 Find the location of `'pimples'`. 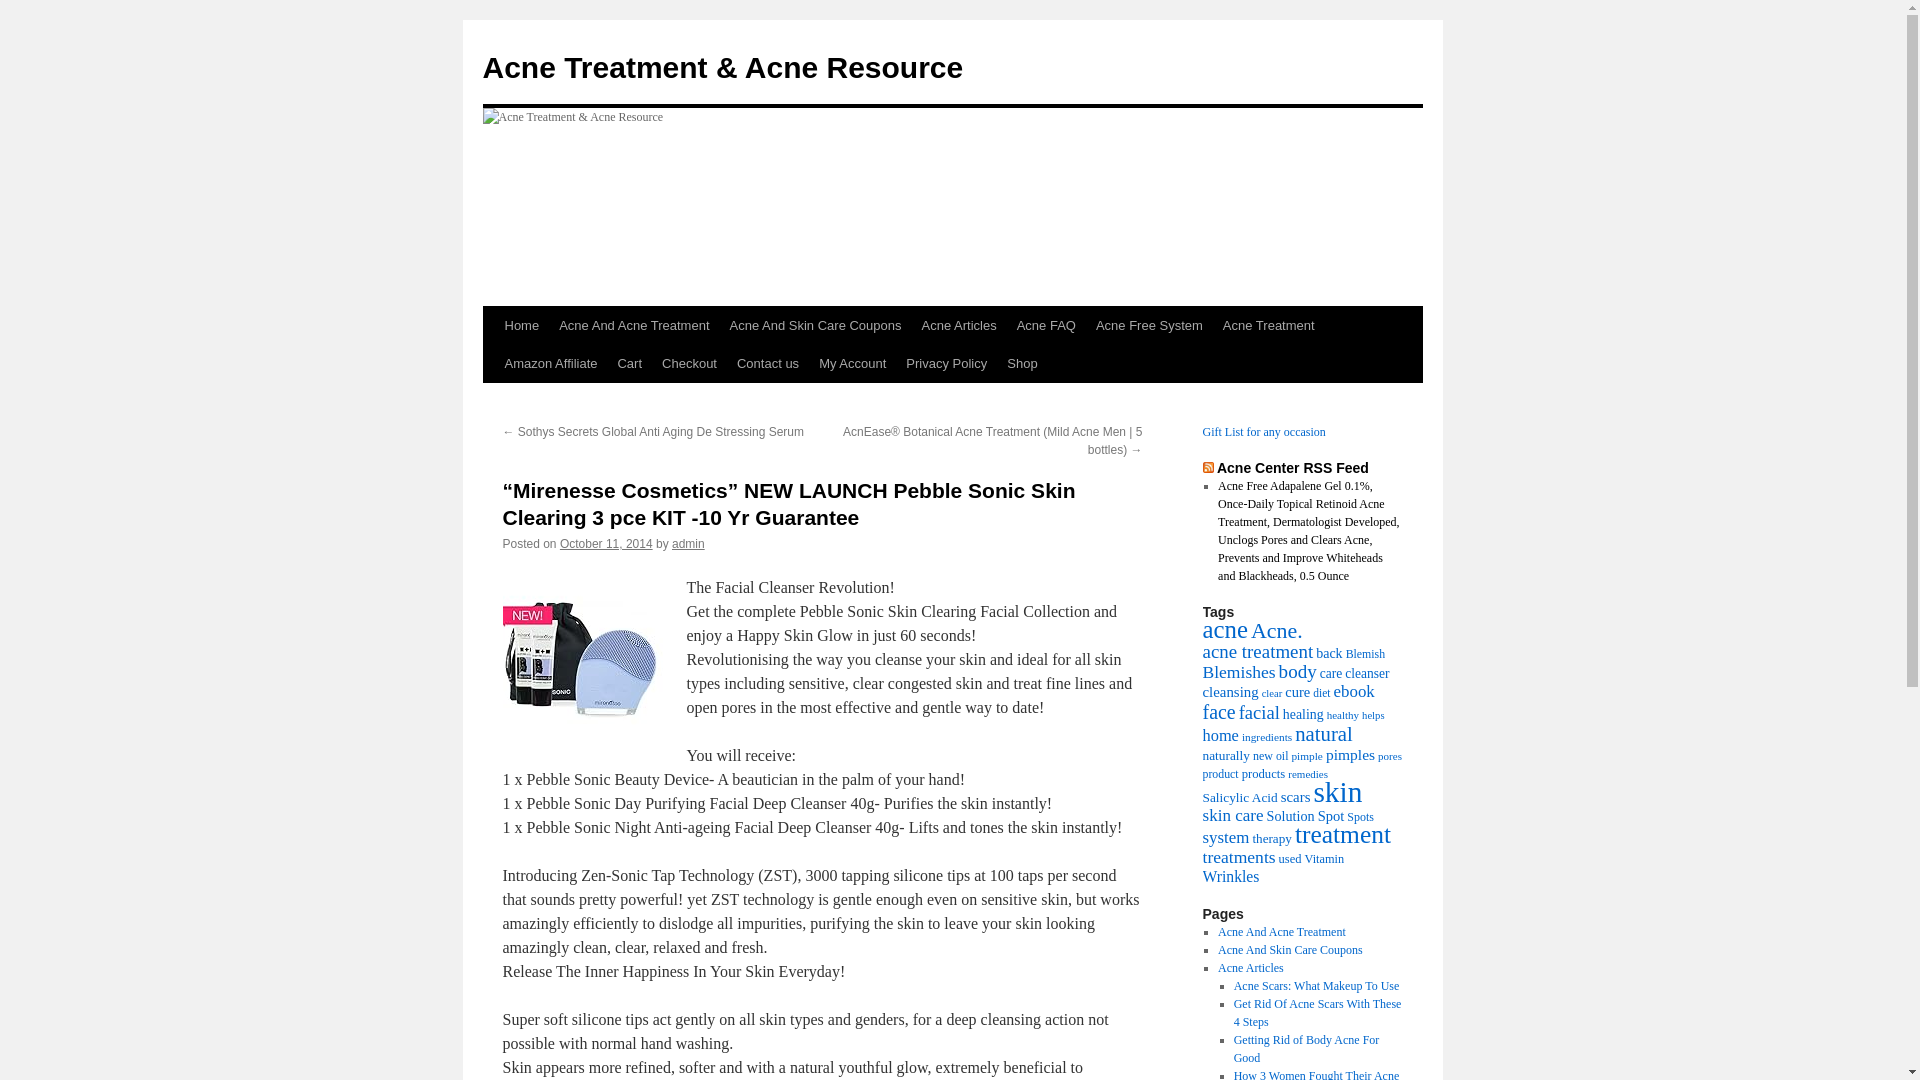

'pimples' is located at coordinates (1325, 754).